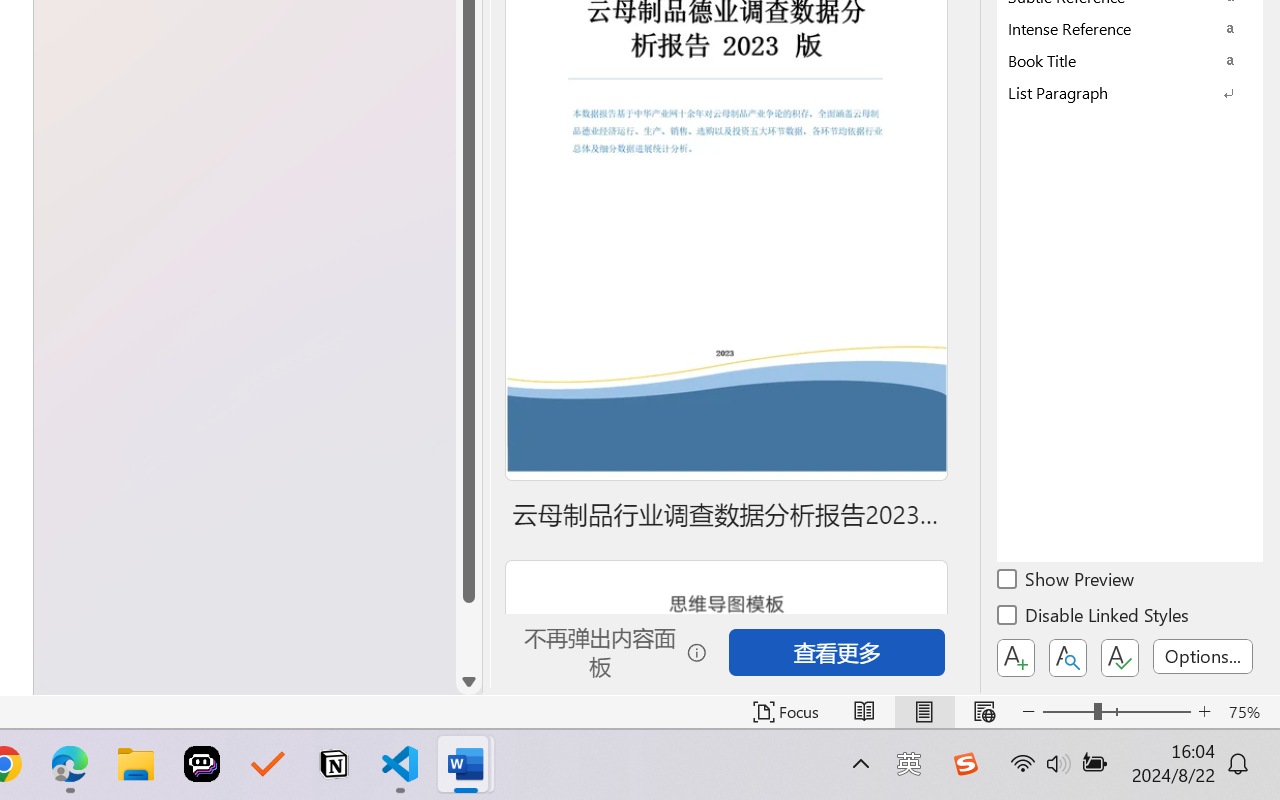 This screenshot has height=800, width=1280. What do you see at coordinates (1130, 28) in the screenshot?
I see `'Intense Reference'` at bounding box center [1130, 28].